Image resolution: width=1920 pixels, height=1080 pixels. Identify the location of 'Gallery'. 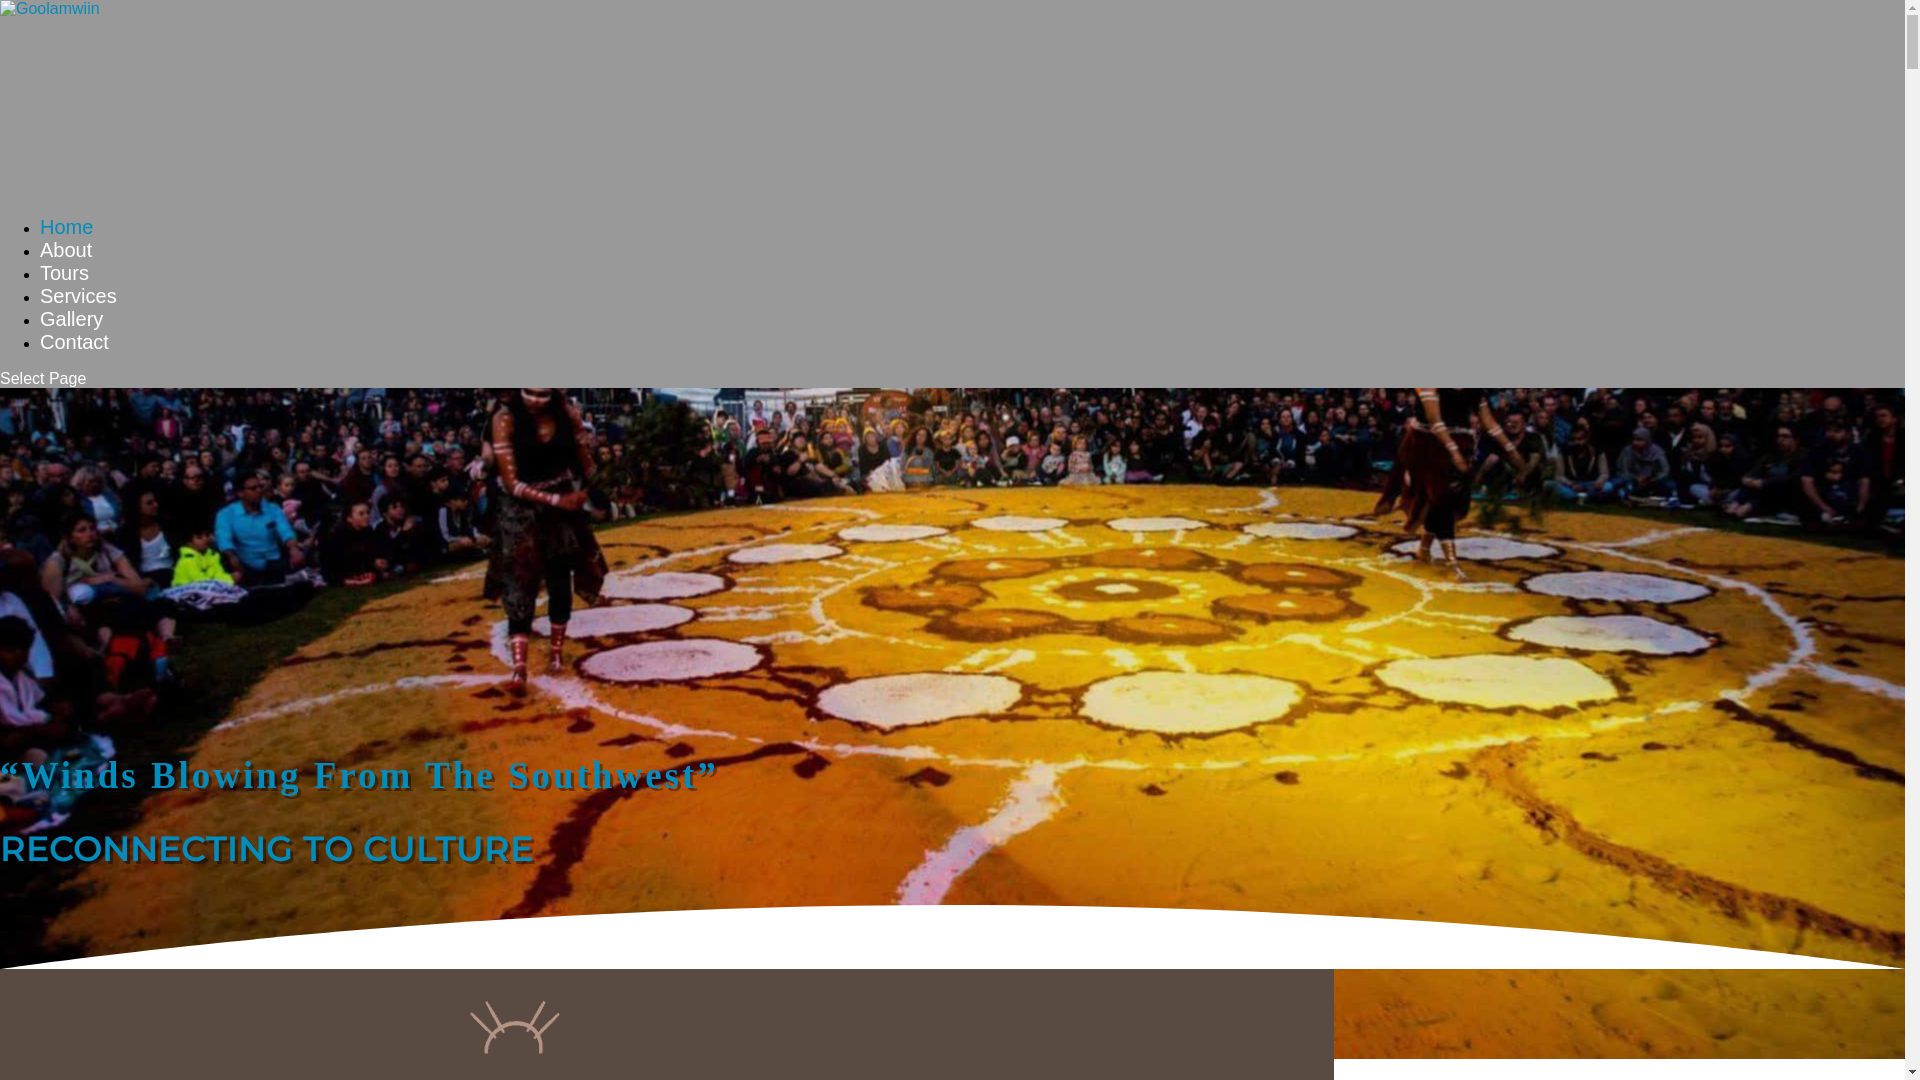
(39, 335).